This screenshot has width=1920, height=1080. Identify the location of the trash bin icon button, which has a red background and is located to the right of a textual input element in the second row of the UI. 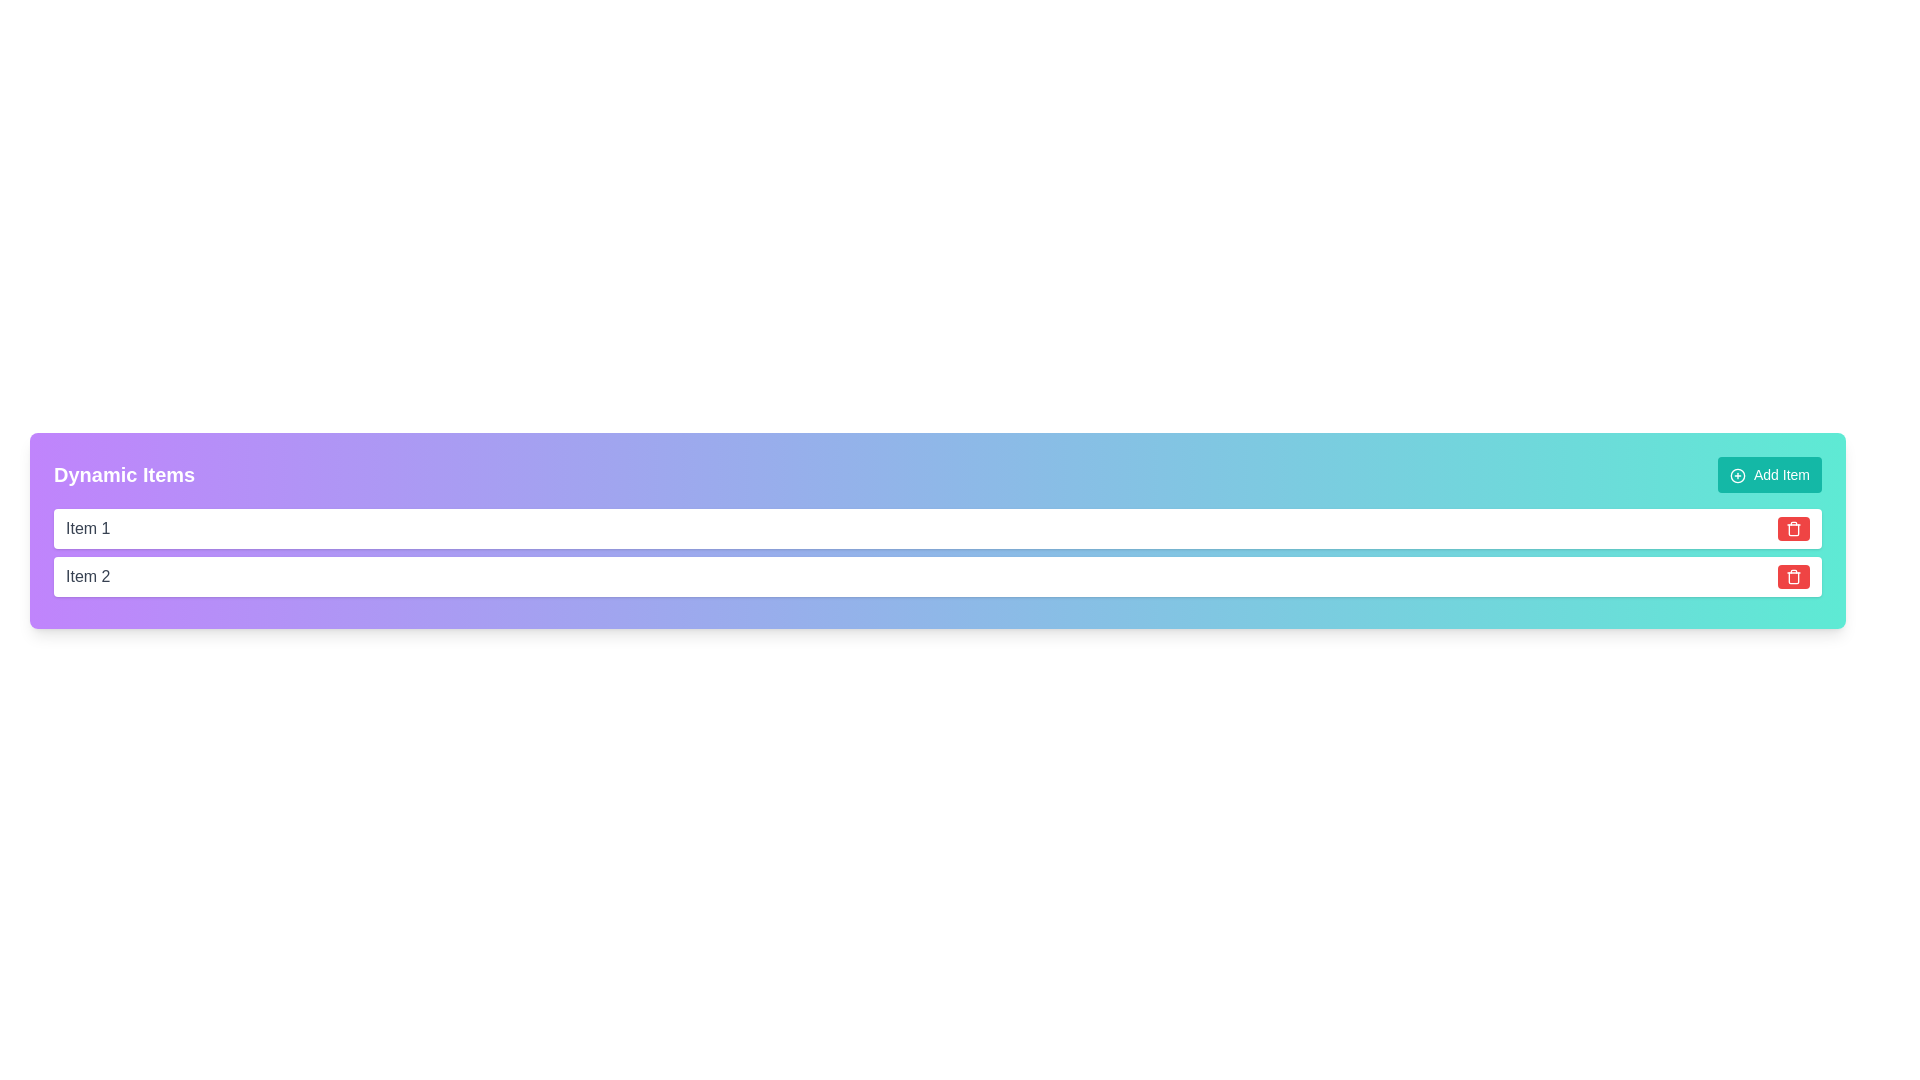
(1794, 527).